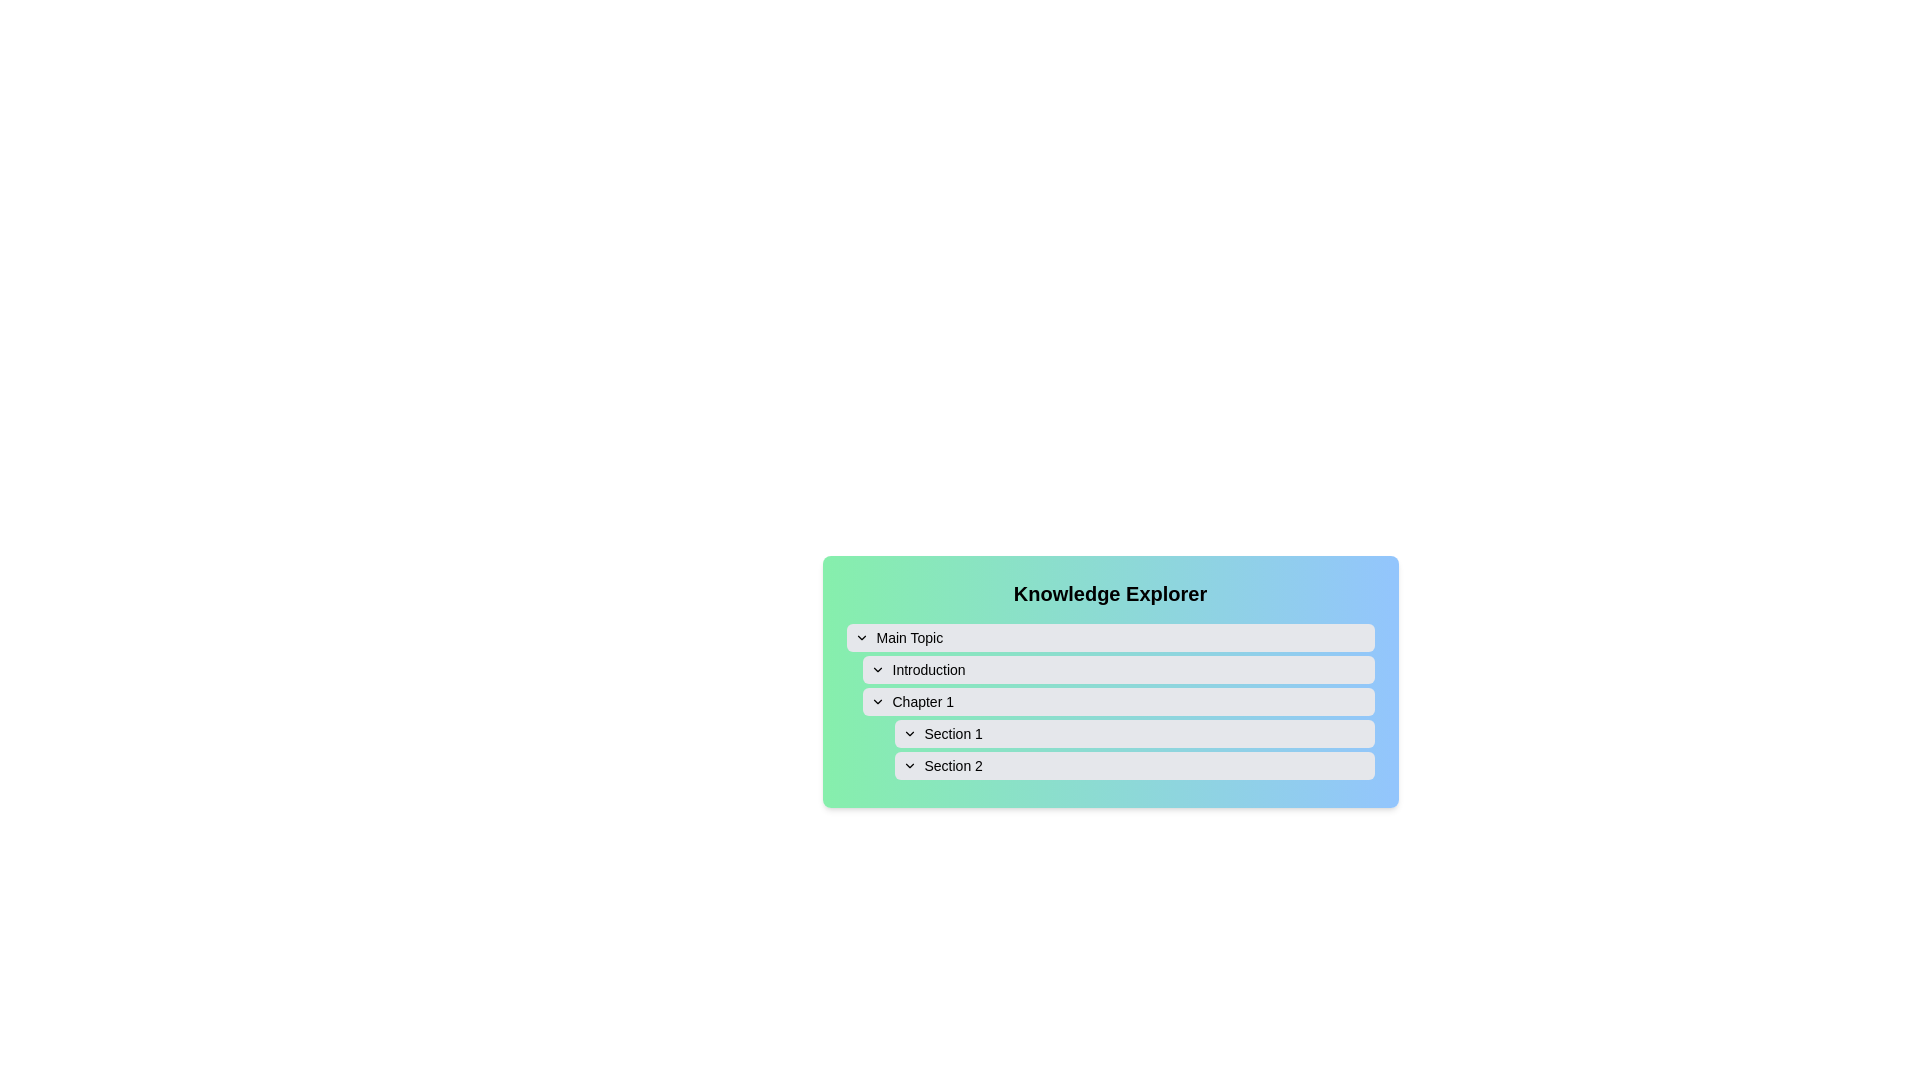 This screenshot has width=1920, height=1080. I want to click on the chevron icon located to the left of the 'Main Topic' text in the 'Knowledge Explorer' menu to potentially reveal additional information or a tooltip, so click(861, 637).